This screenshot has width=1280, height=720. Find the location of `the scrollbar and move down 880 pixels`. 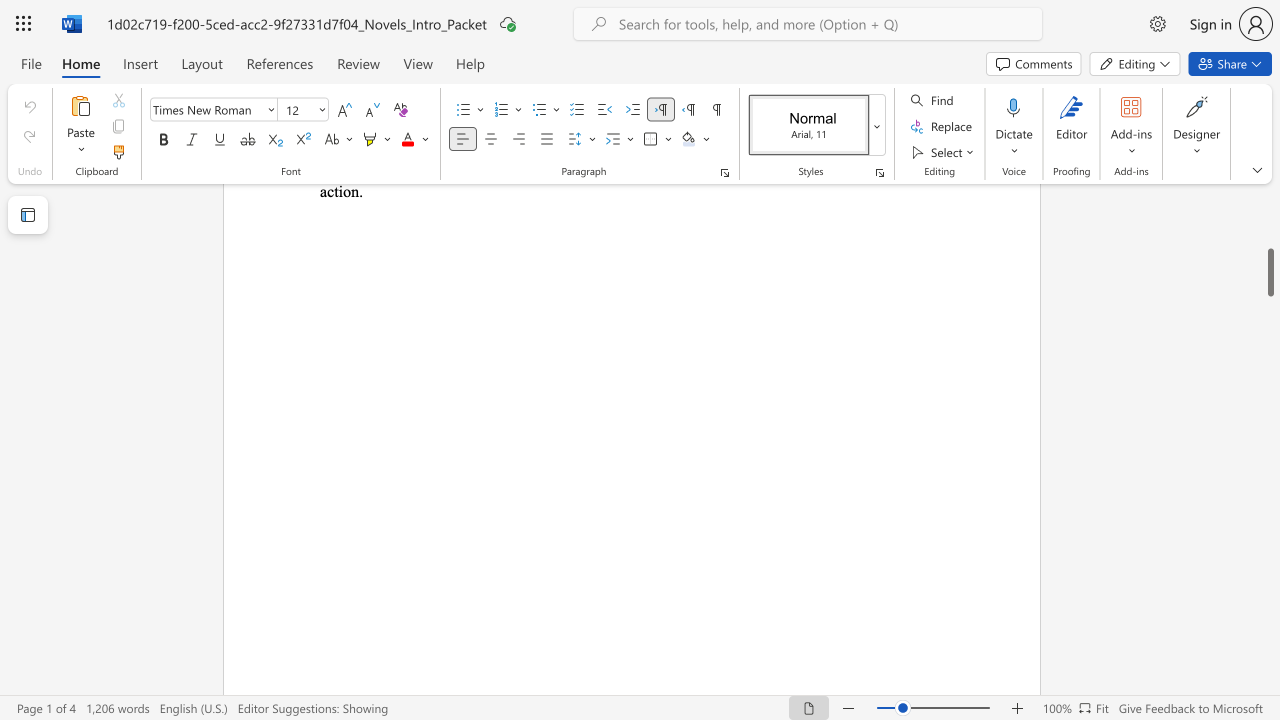

the scrollbar and move down 880 pixels is located at coordinates (1269, 272).